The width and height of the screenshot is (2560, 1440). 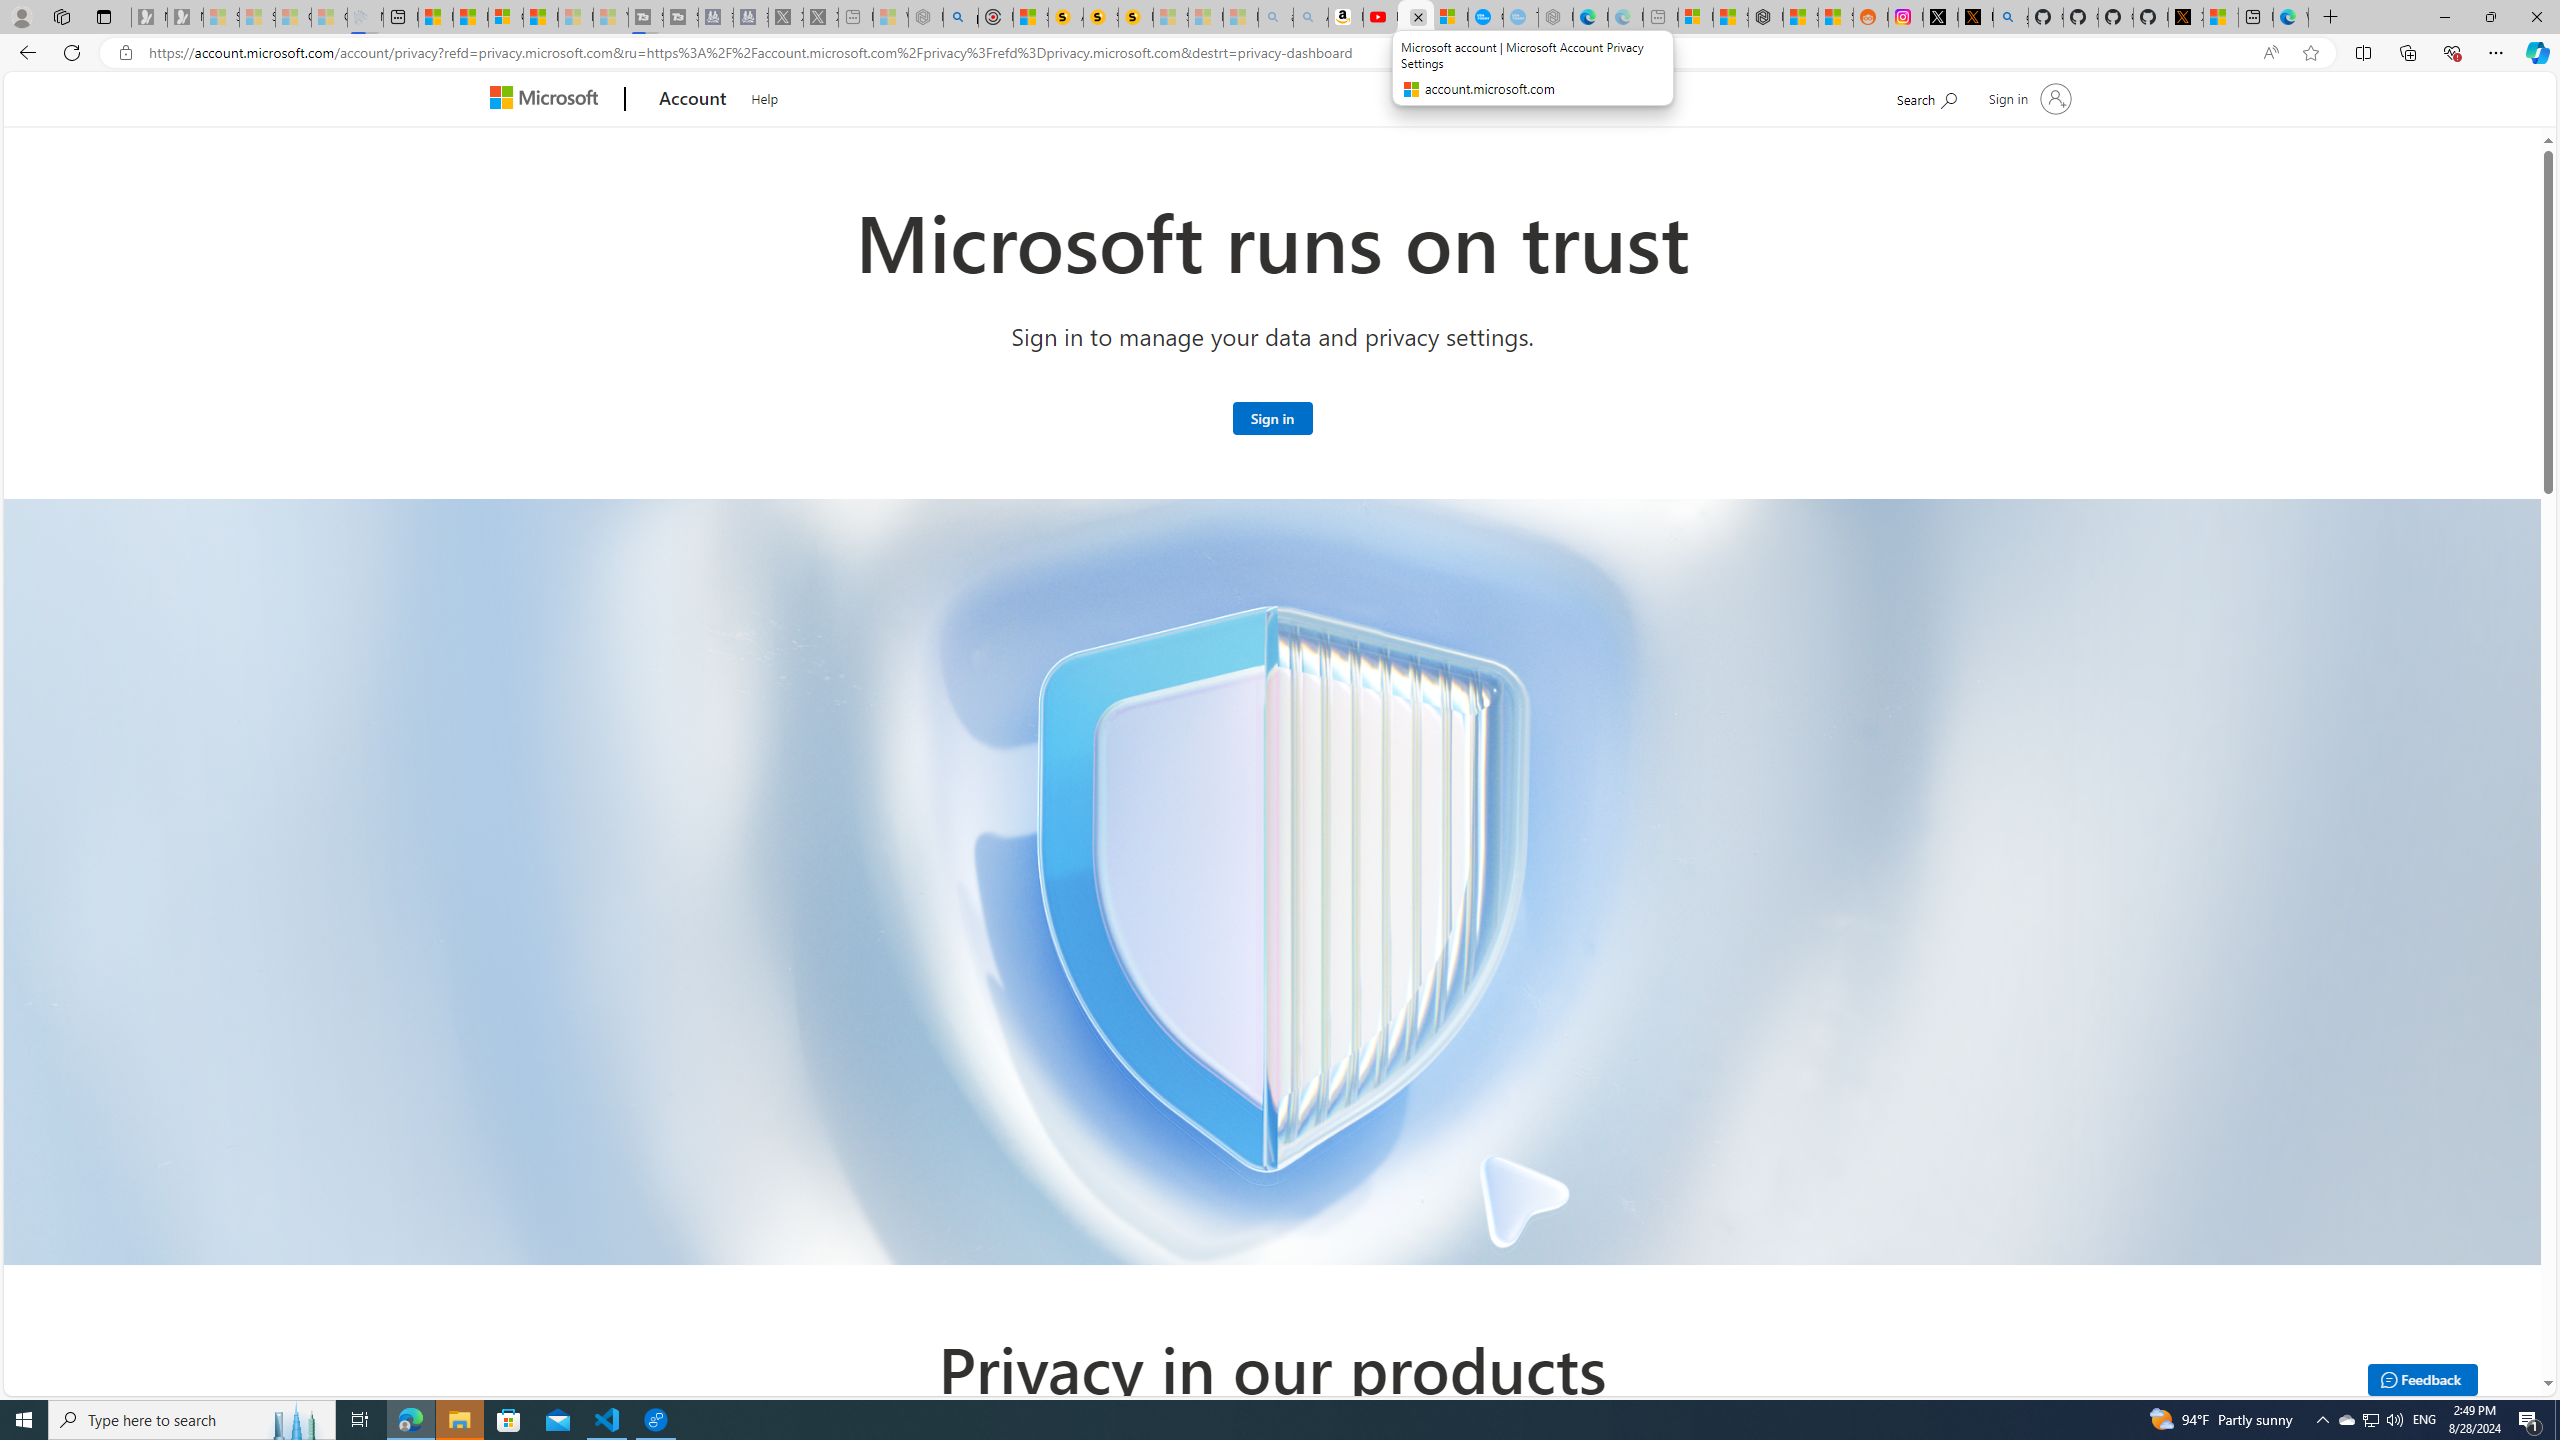 I want to click on 'Sign in to your account', so click(x=2026, y=97).